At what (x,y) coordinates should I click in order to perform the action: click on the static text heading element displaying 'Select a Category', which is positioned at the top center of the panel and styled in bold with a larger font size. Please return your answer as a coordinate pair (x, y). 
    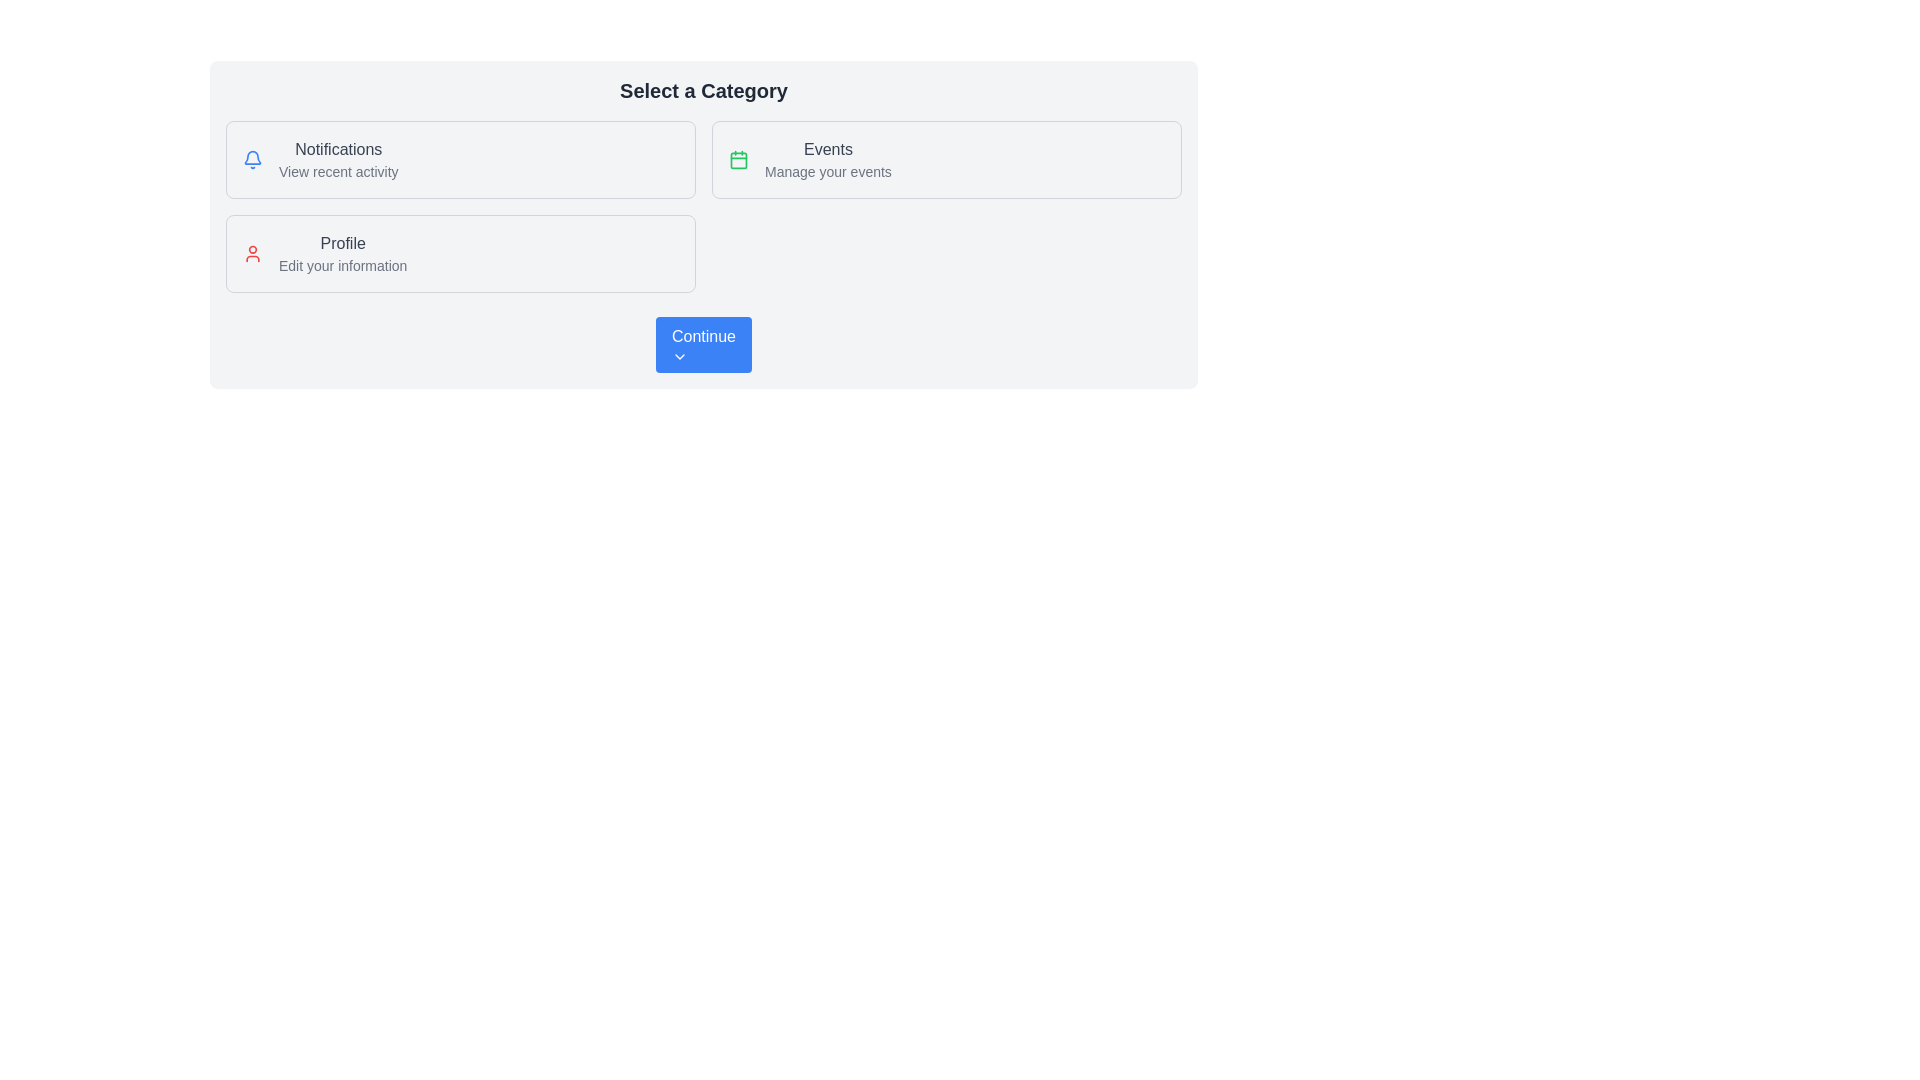
    Looking at the image, I should click on (704, 91).